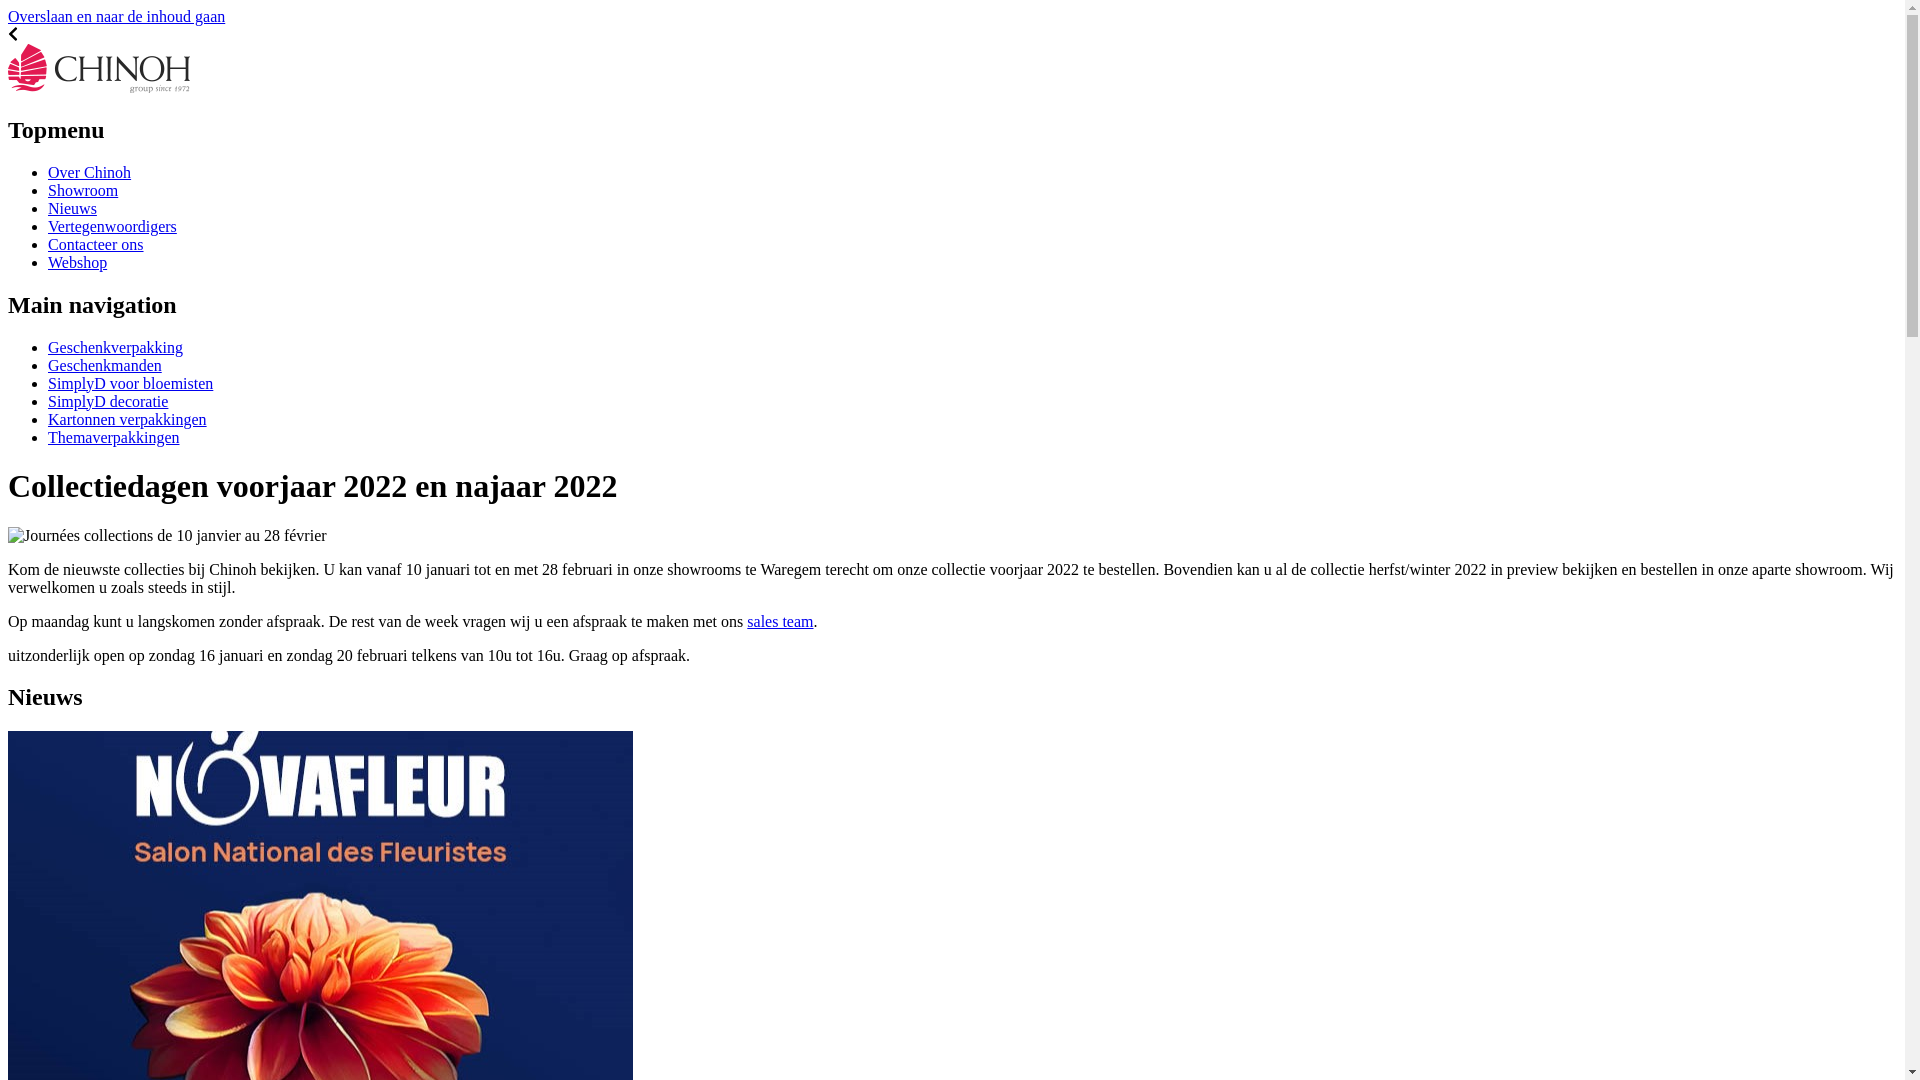 The height and width of the screenshot is (1080, 1920). I want to click on 'Over Chinoh', so click(88, 171).